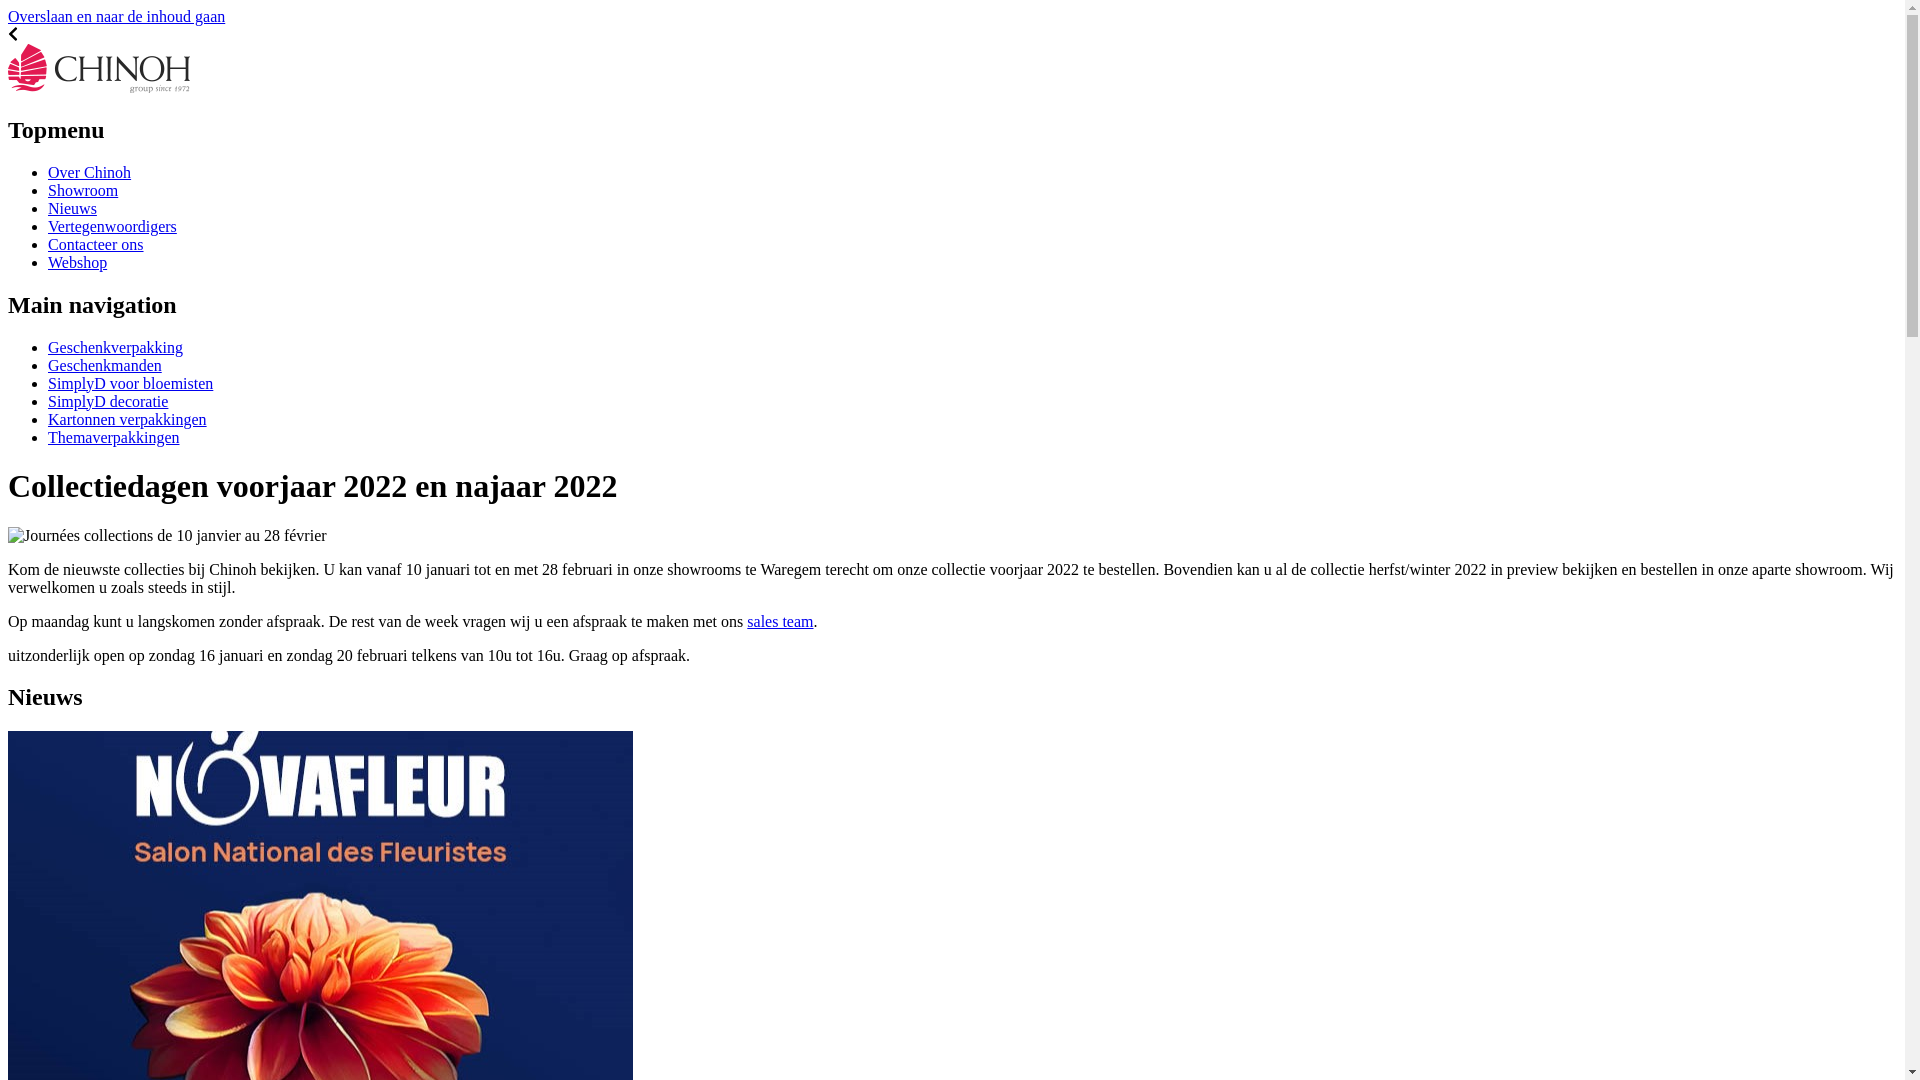 The height and width of the screenshot is (1080, 1920). I want to click on 'Over Chinoh', so click(88, 171).